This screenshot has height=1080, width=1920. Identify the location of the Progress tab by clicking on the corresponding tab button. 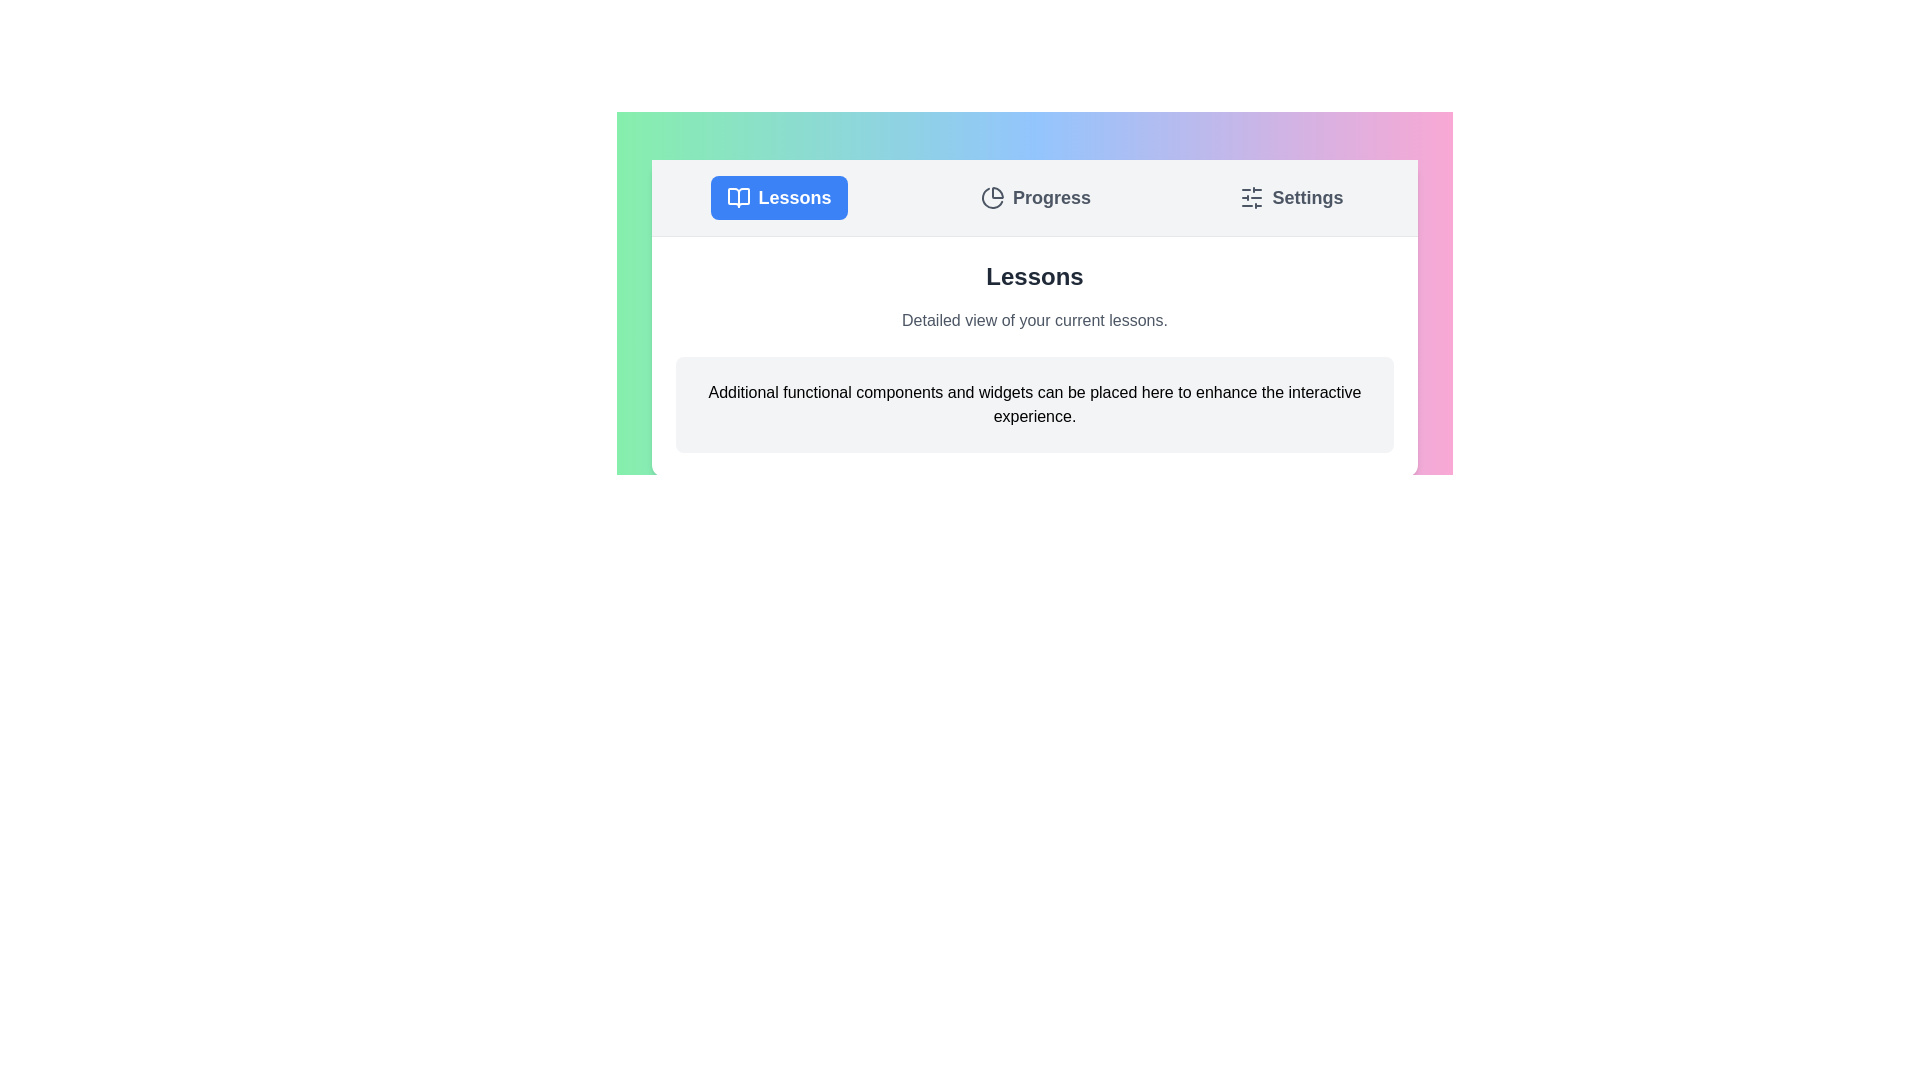
(1036, 197).